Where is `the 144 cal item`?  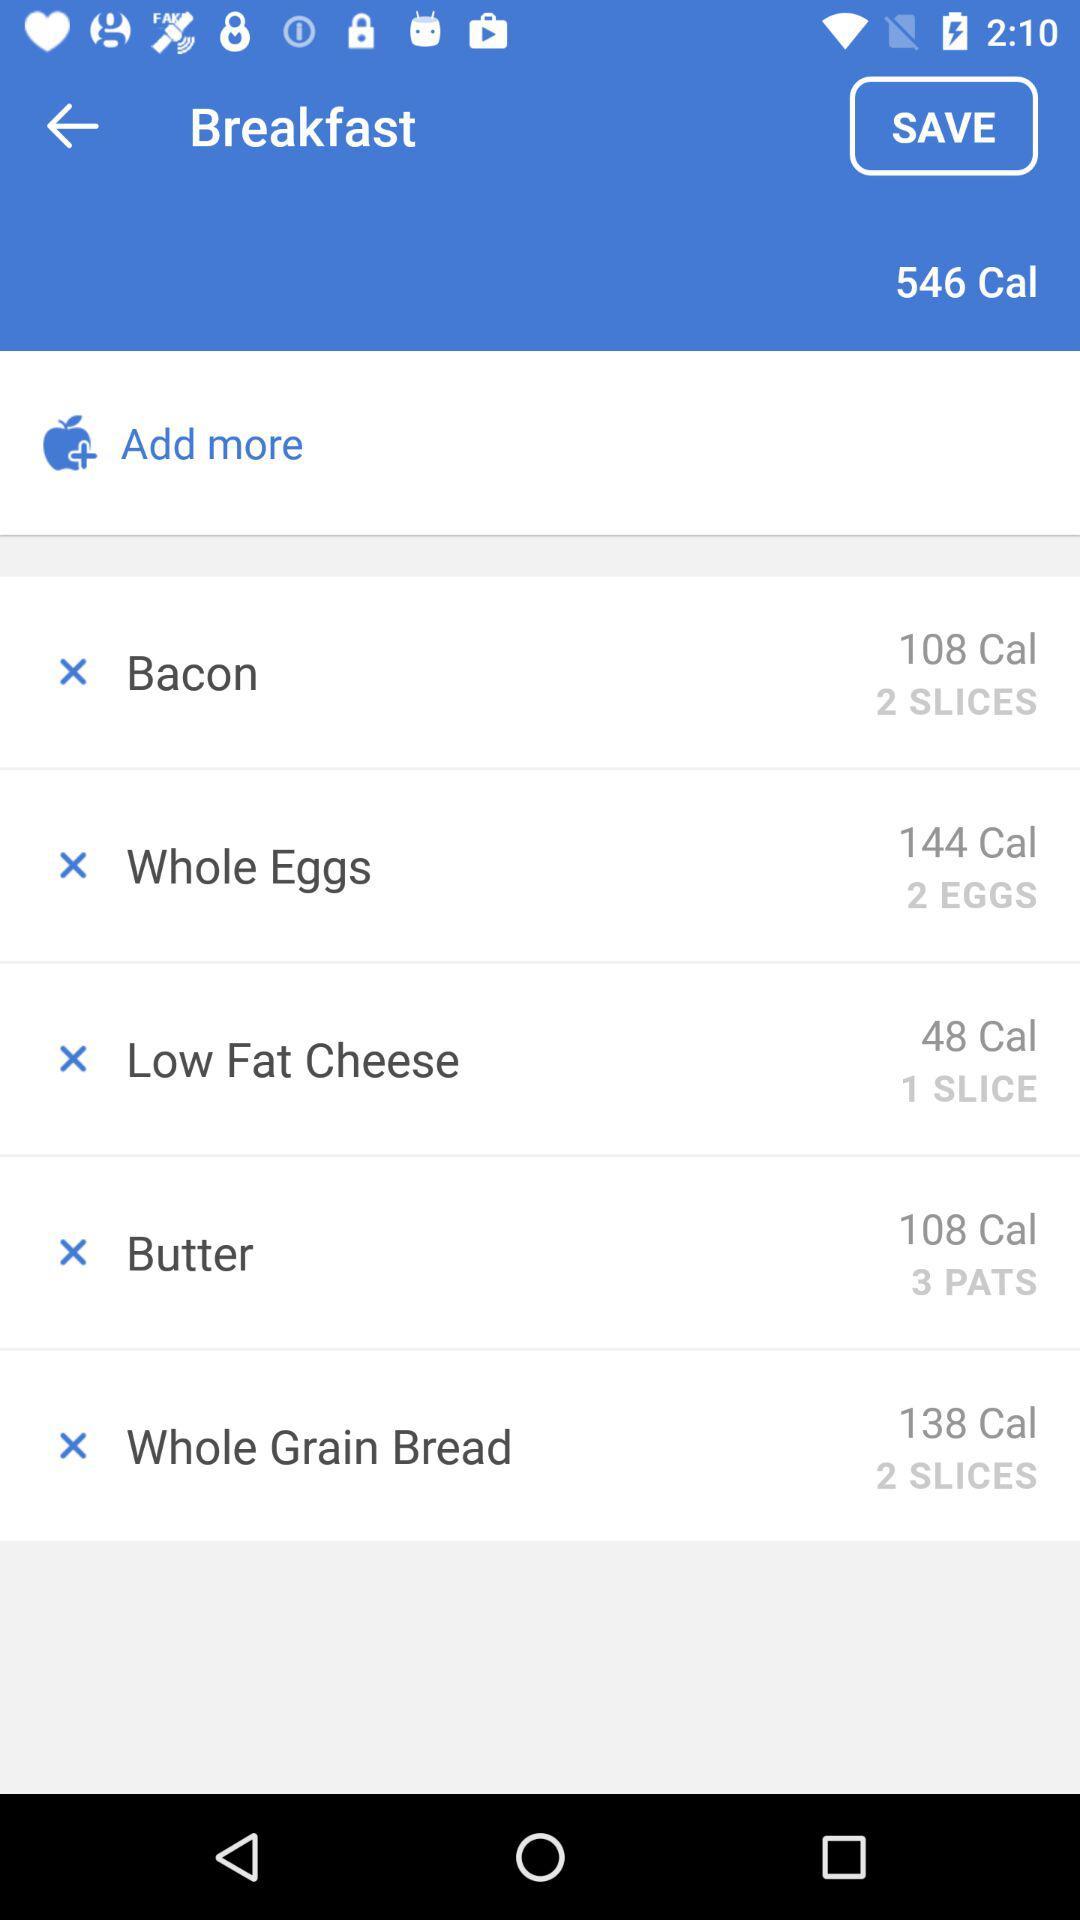 the 144 cal item is located at coordinates (966, 840).